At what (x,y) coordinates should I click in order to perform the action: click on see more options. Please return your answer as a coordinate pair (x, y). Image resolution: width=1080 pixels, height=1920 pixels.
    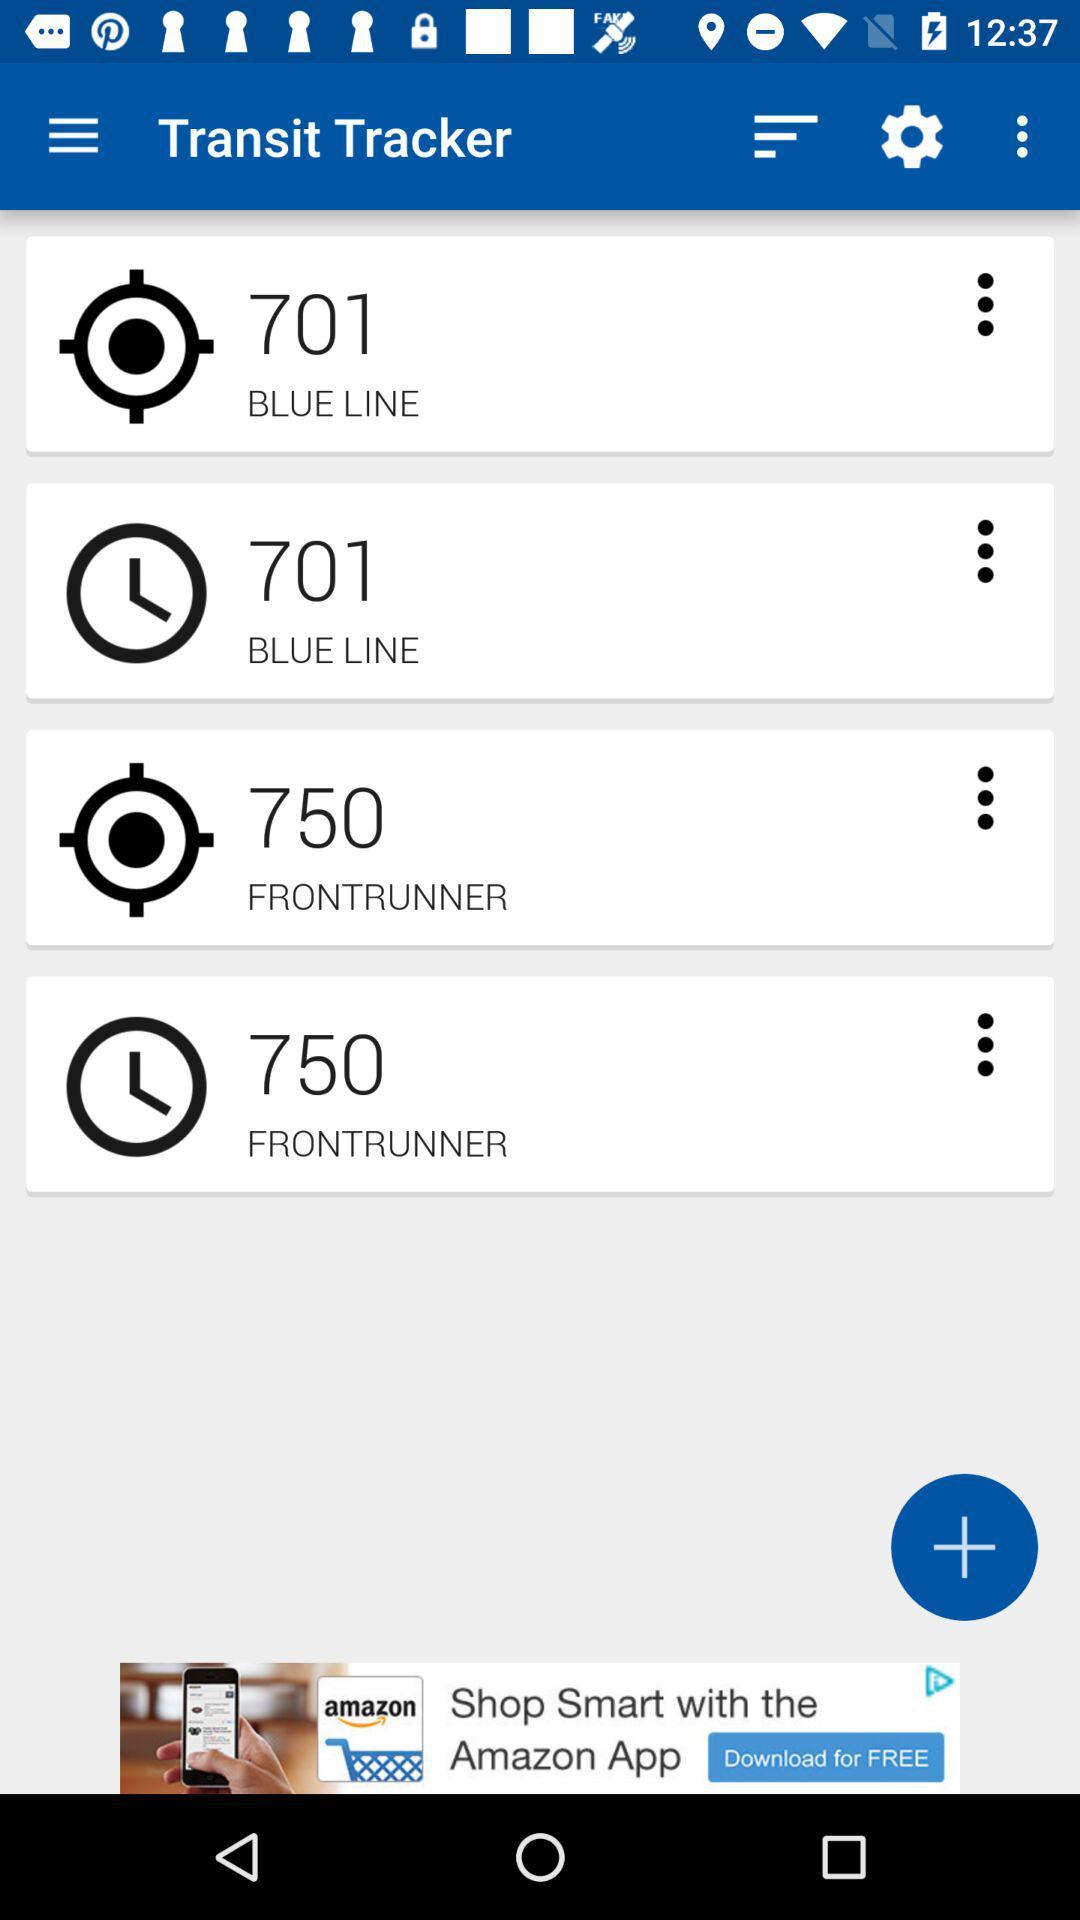
    Looking at the image, I should click on (984, 1043).